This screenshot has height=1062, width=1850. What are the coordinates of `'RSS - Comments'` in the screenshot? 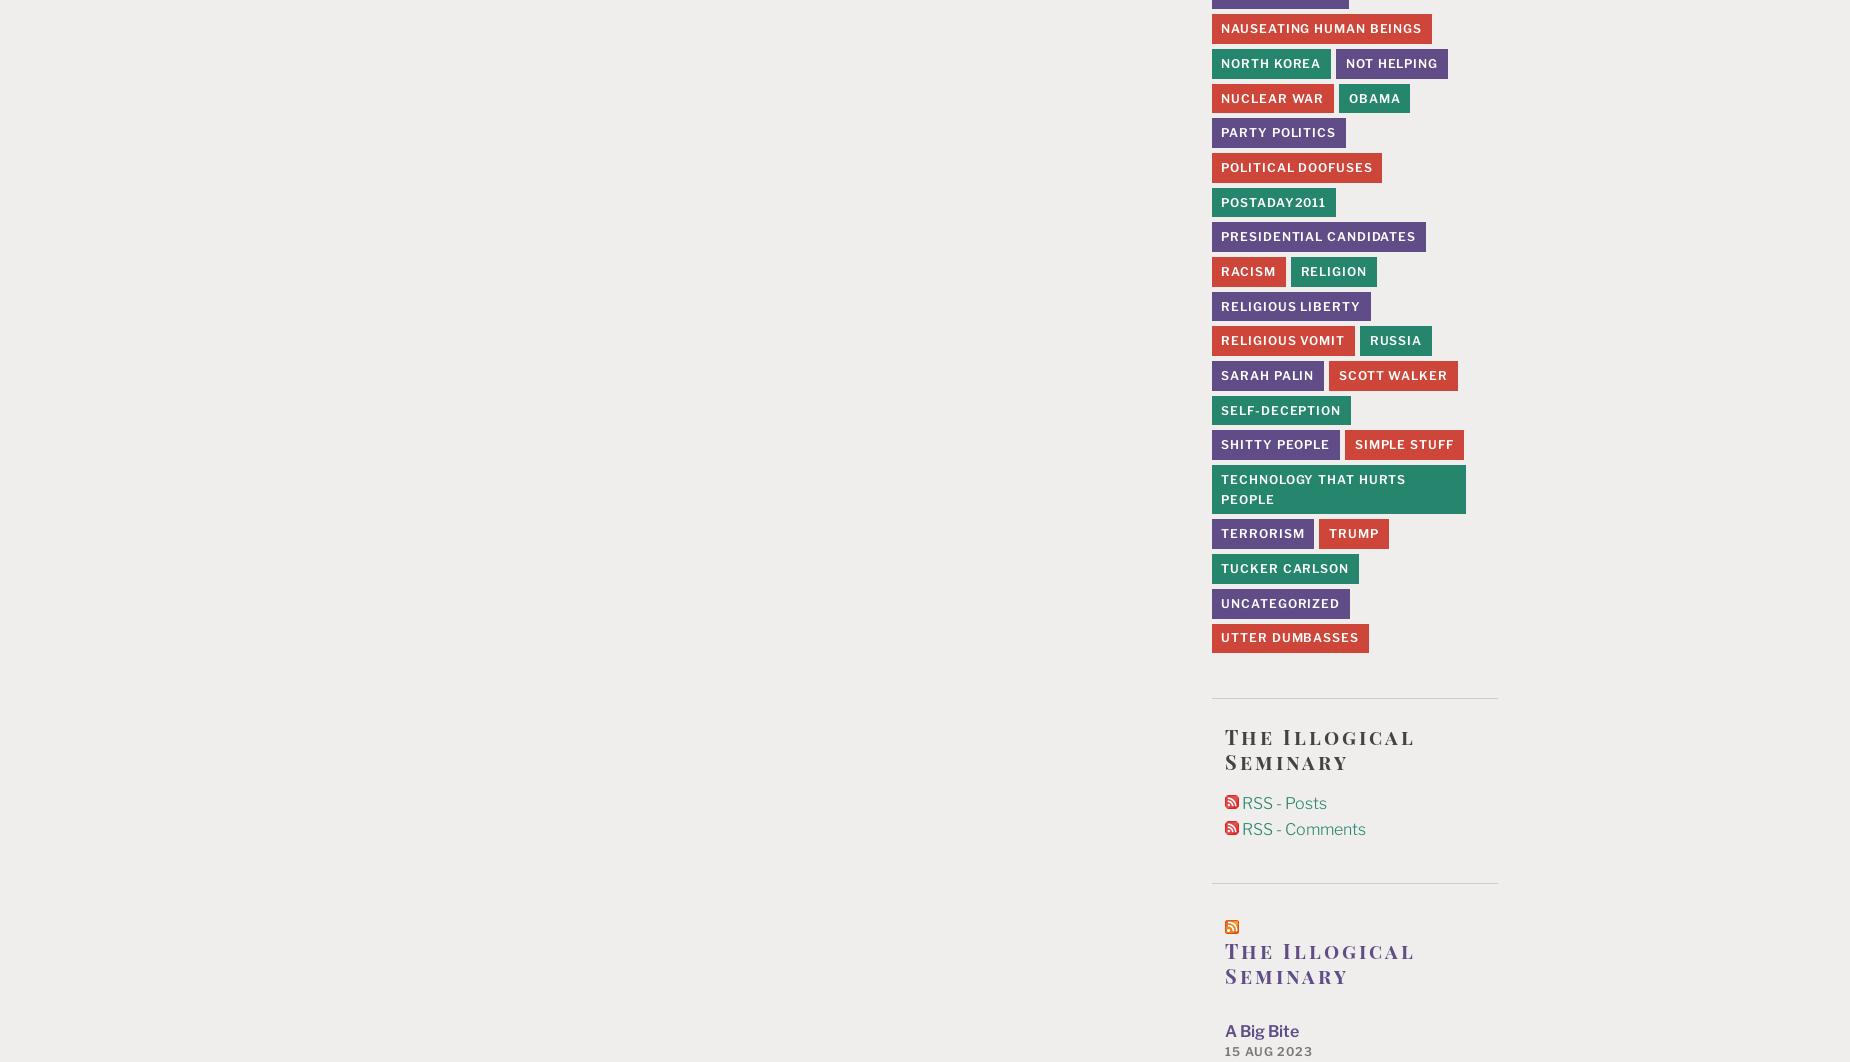 It's located at (1301, 828).